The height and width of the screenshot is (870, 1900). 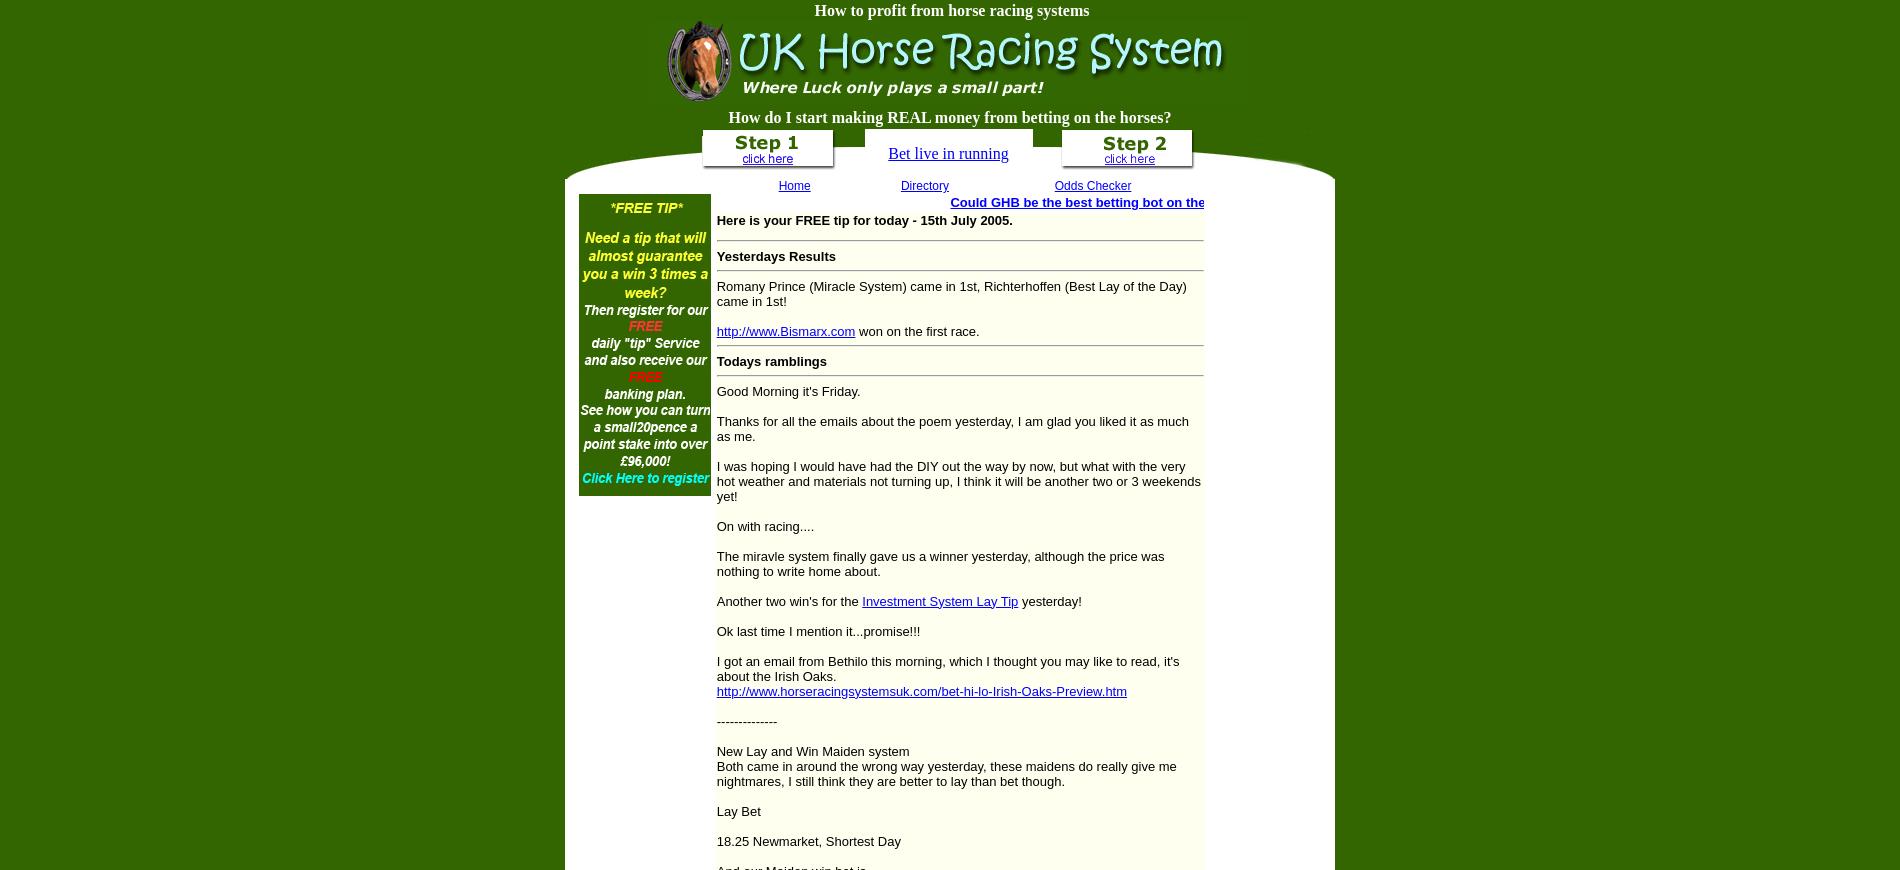 What do you see at coordinates (1049, 599) in the screenshot?
I see `'yesterday!'` at bounding box center [1049, 599].